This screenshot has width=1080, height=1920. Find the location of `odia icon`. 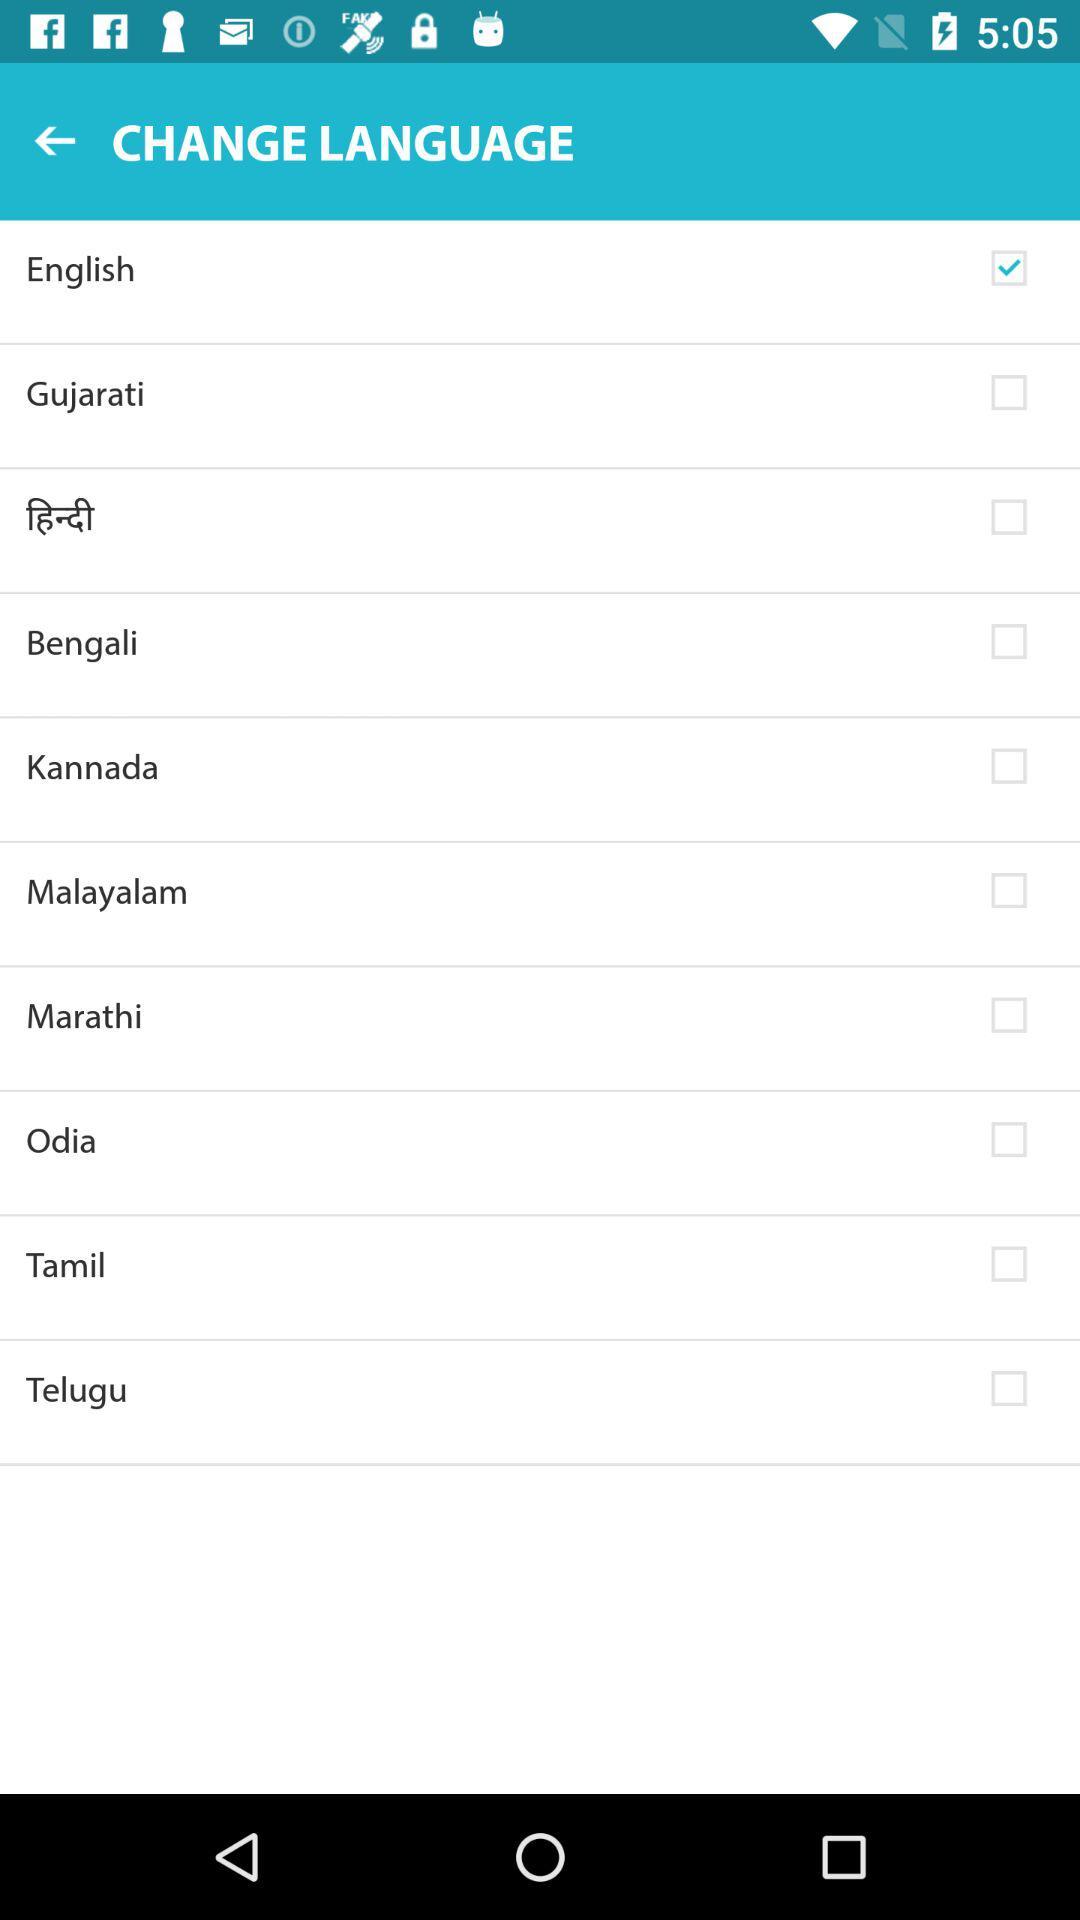

odia icon is located at coordinates (495, 1140).